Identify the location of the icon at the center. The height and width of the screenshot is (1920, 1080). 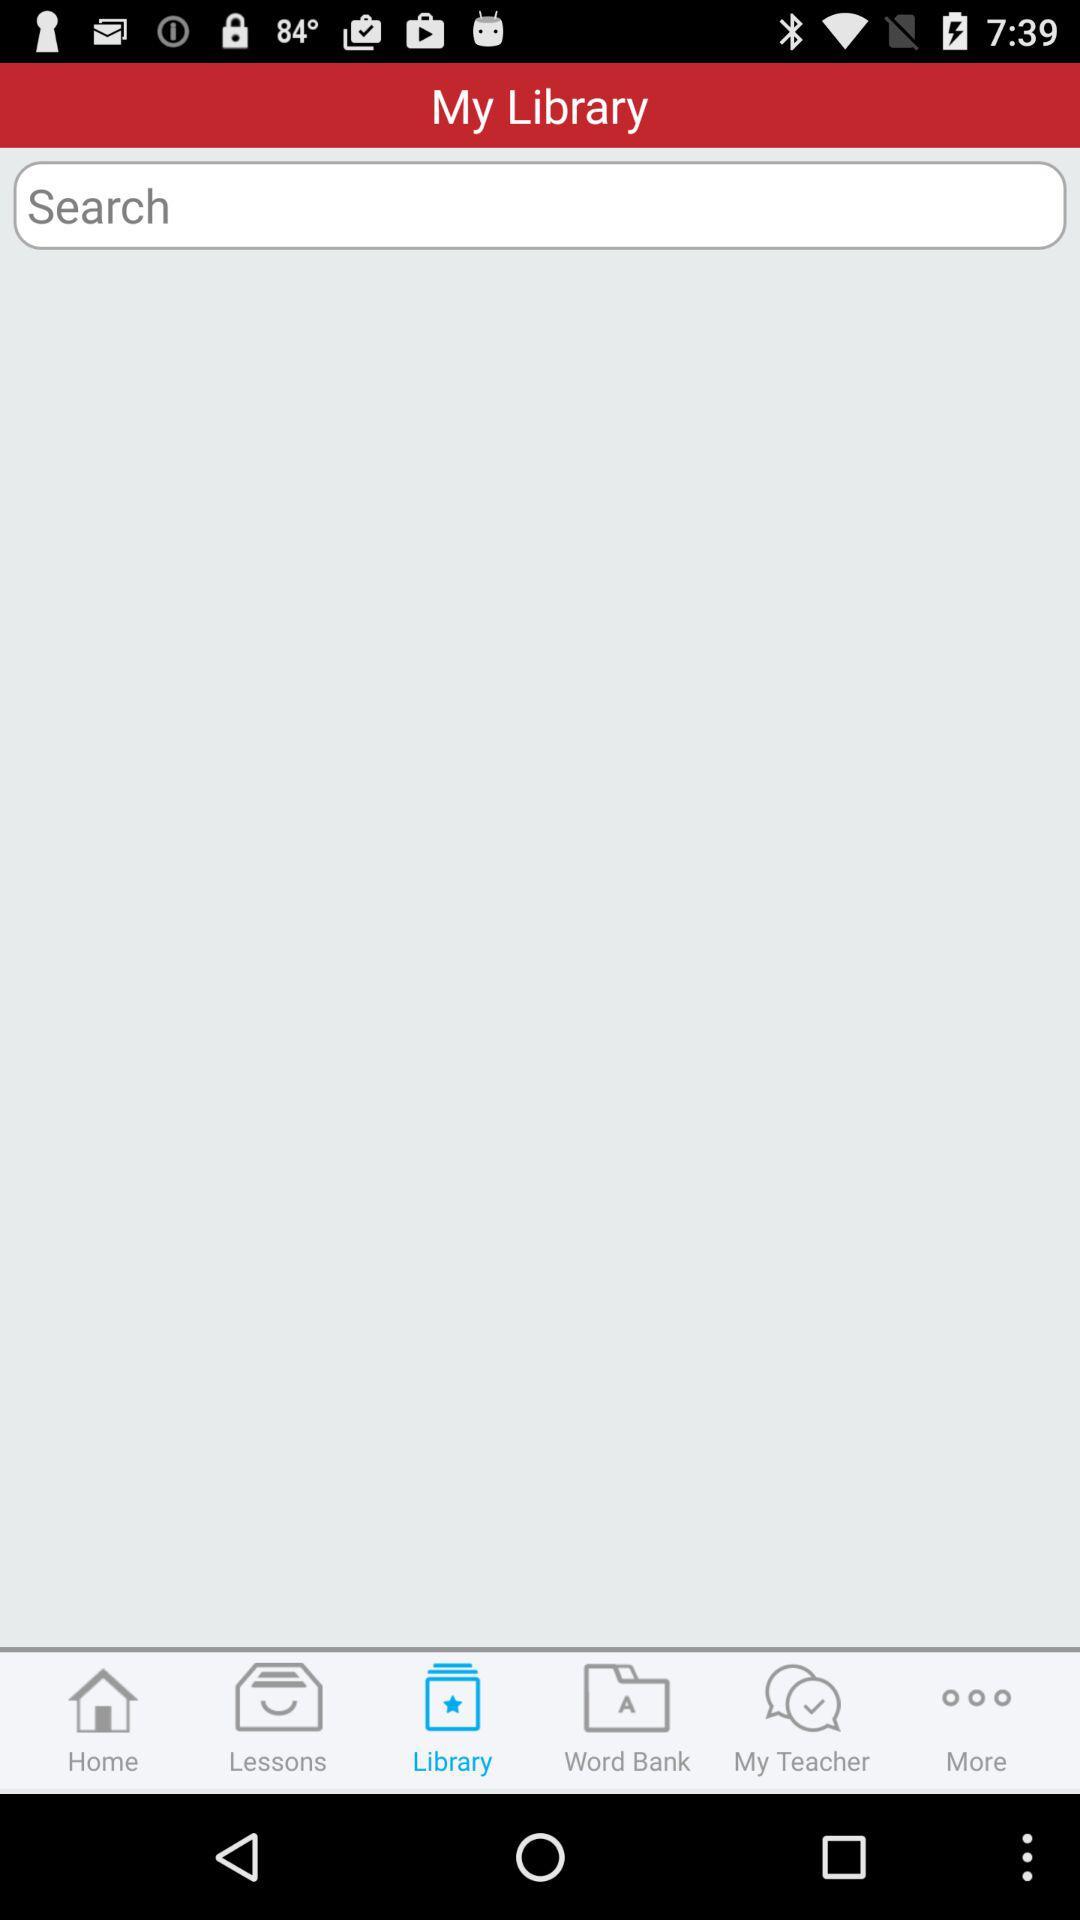
(540, 954).